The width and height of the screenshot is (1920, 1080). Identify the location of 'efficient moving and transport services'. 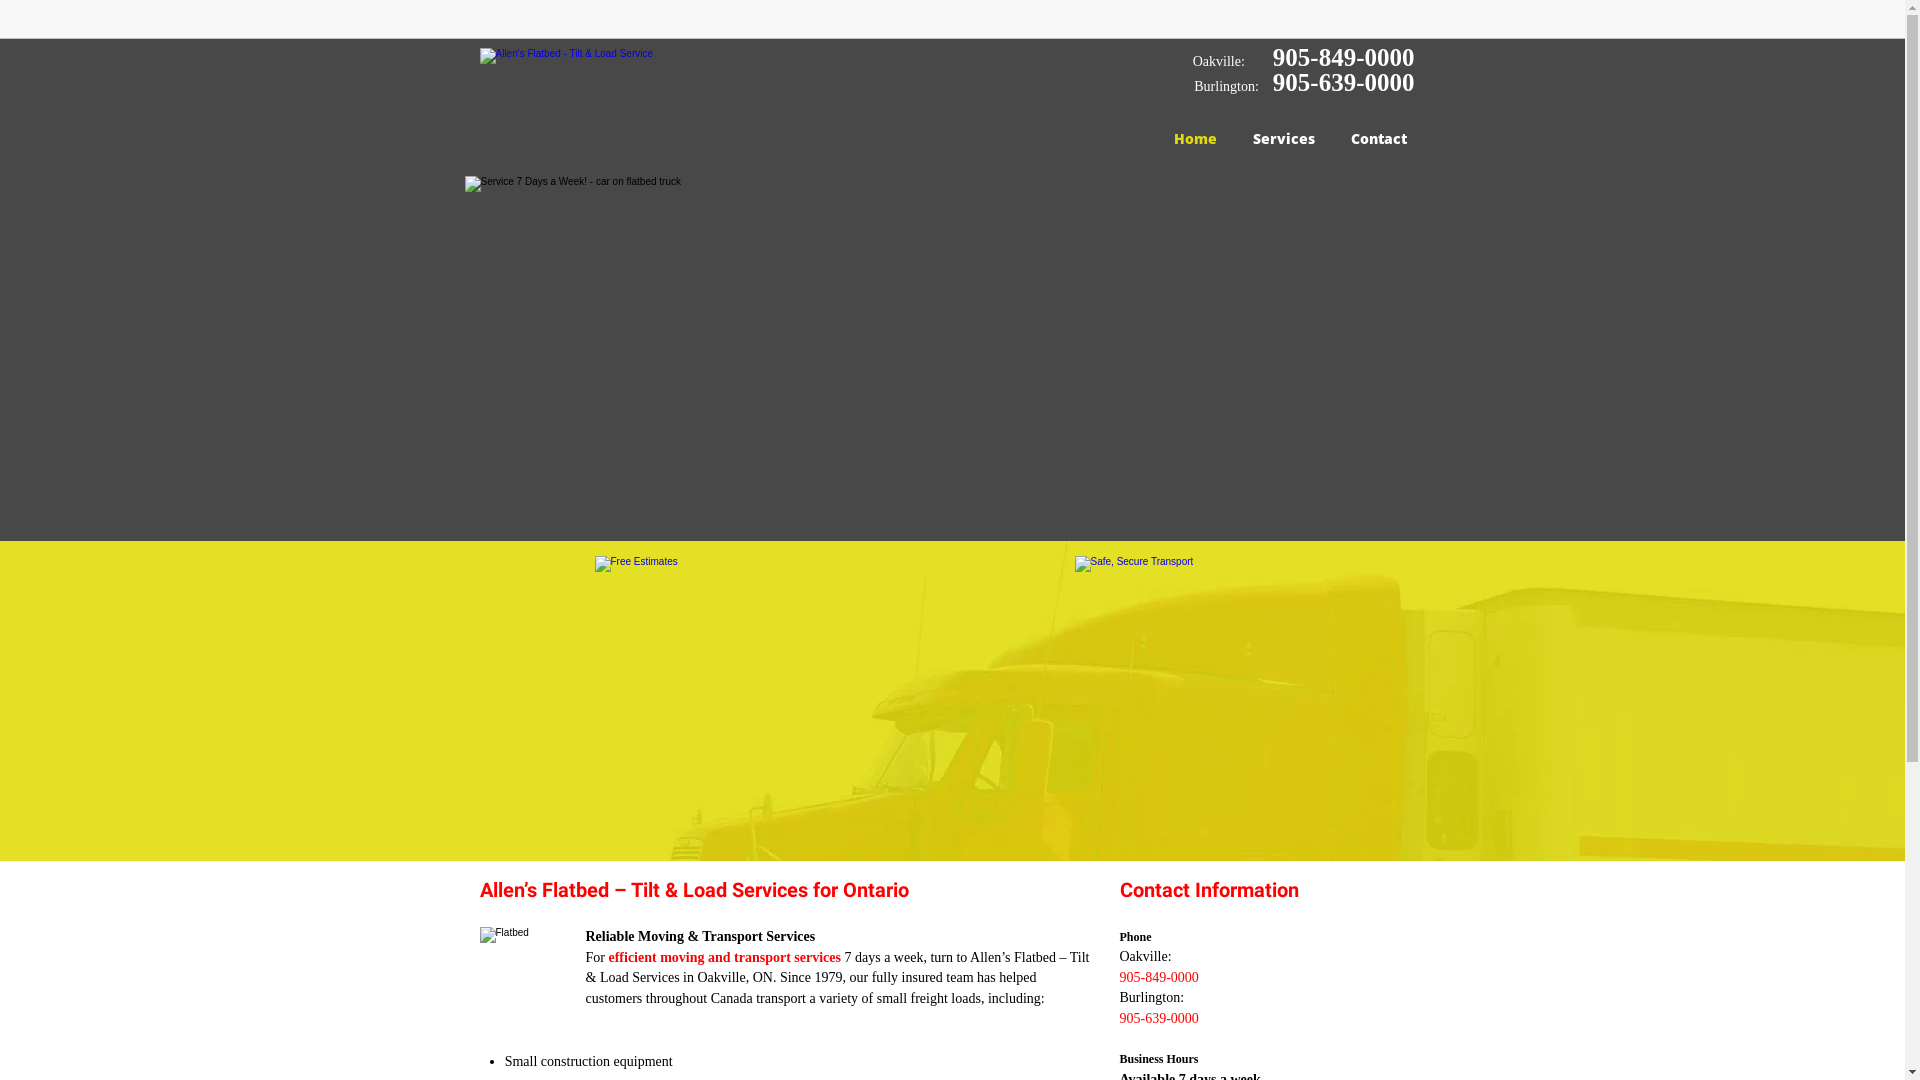
(723, 956).